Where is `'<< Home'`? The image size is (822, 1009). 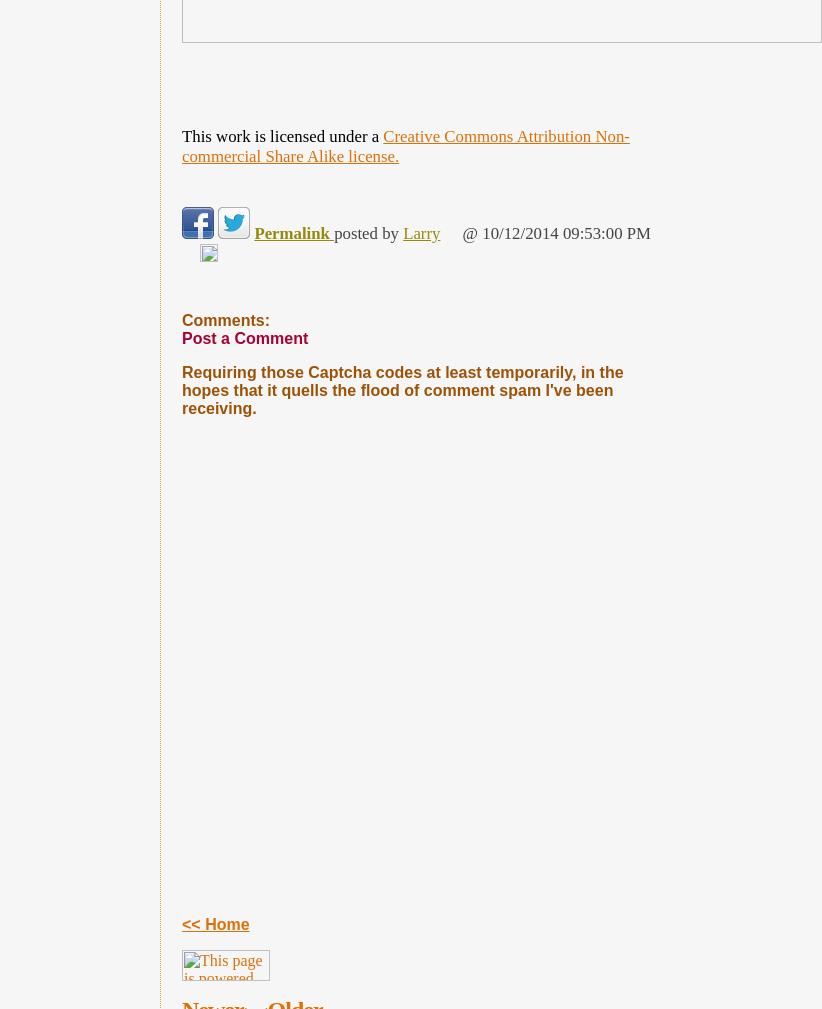
'<< Home' is located at coordinates (215, 924).